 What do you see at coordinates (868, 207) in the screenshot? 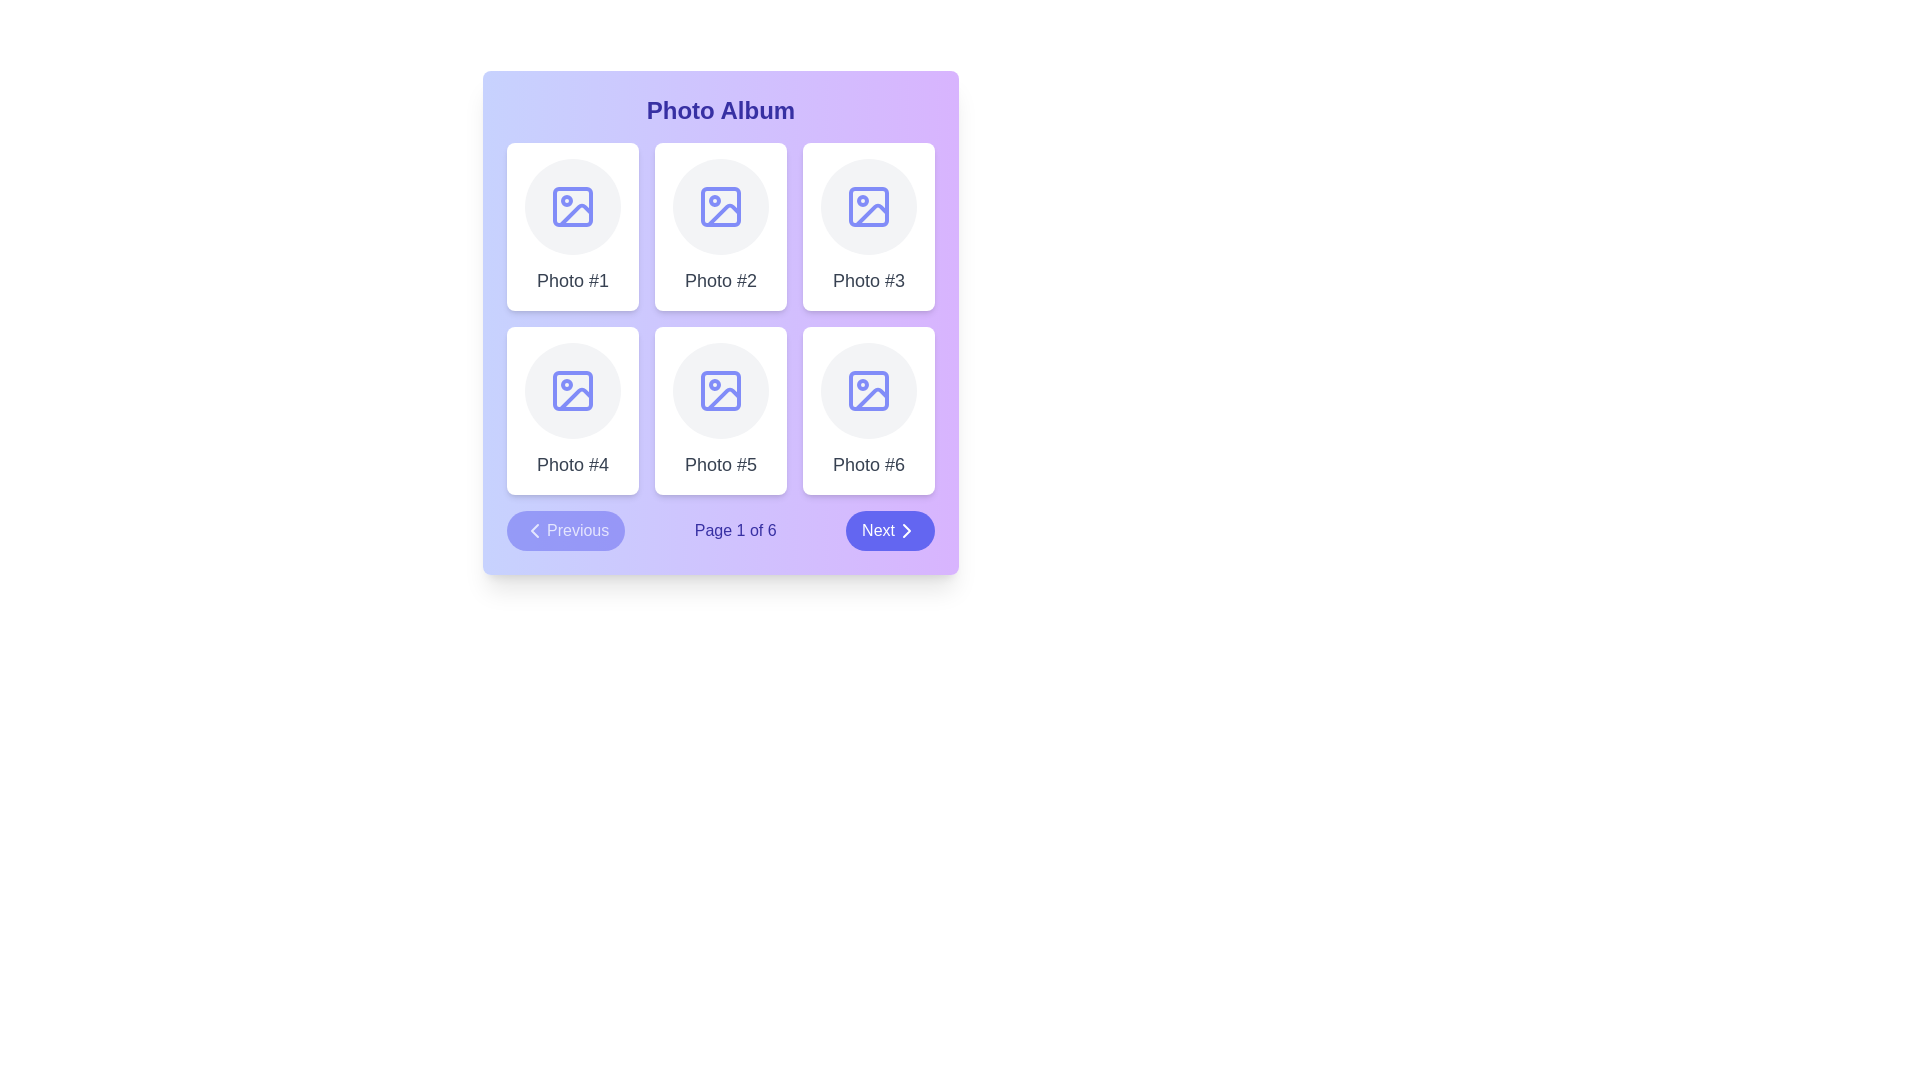
I see `the decorative rounded rectangle located centrally within the 'Photo #3' icon, which features a mountain silhouette and a sun-like circle` at bounding box center [868, 207].